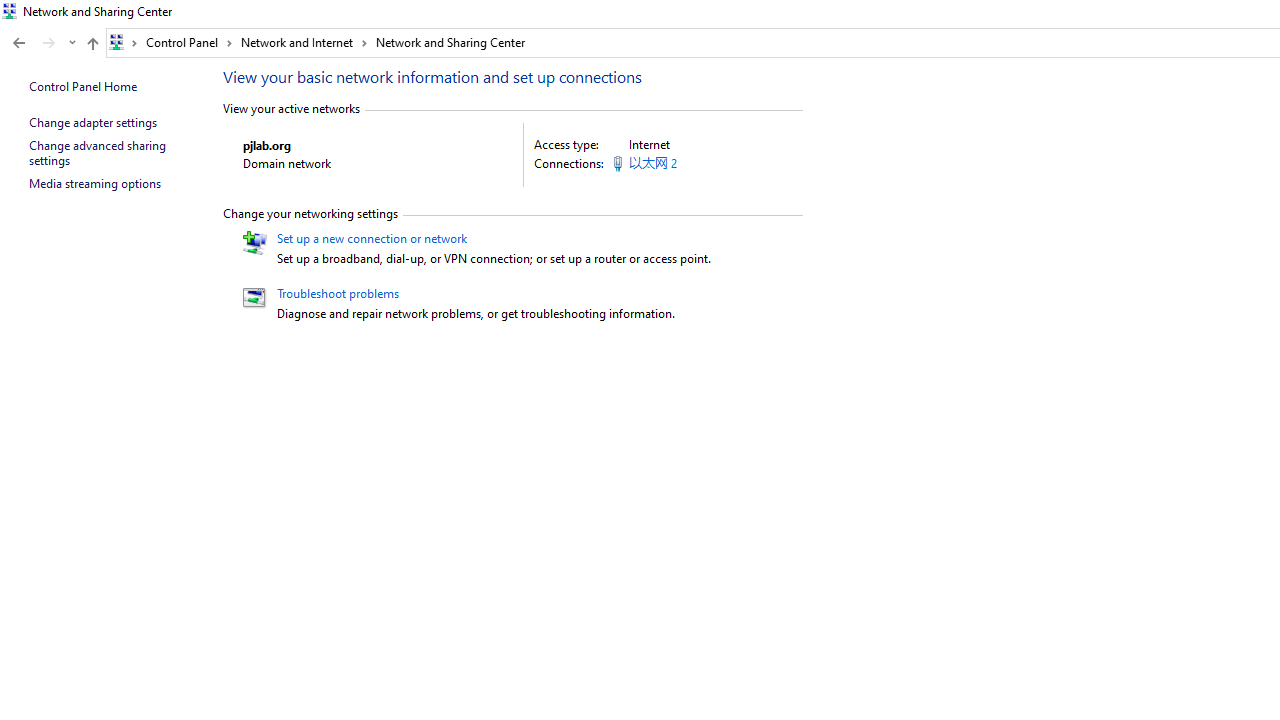 Image resolution: width=1280 pixels, height=720 pixels. I want to click on 'Navigation buttons', so click(42, 43).